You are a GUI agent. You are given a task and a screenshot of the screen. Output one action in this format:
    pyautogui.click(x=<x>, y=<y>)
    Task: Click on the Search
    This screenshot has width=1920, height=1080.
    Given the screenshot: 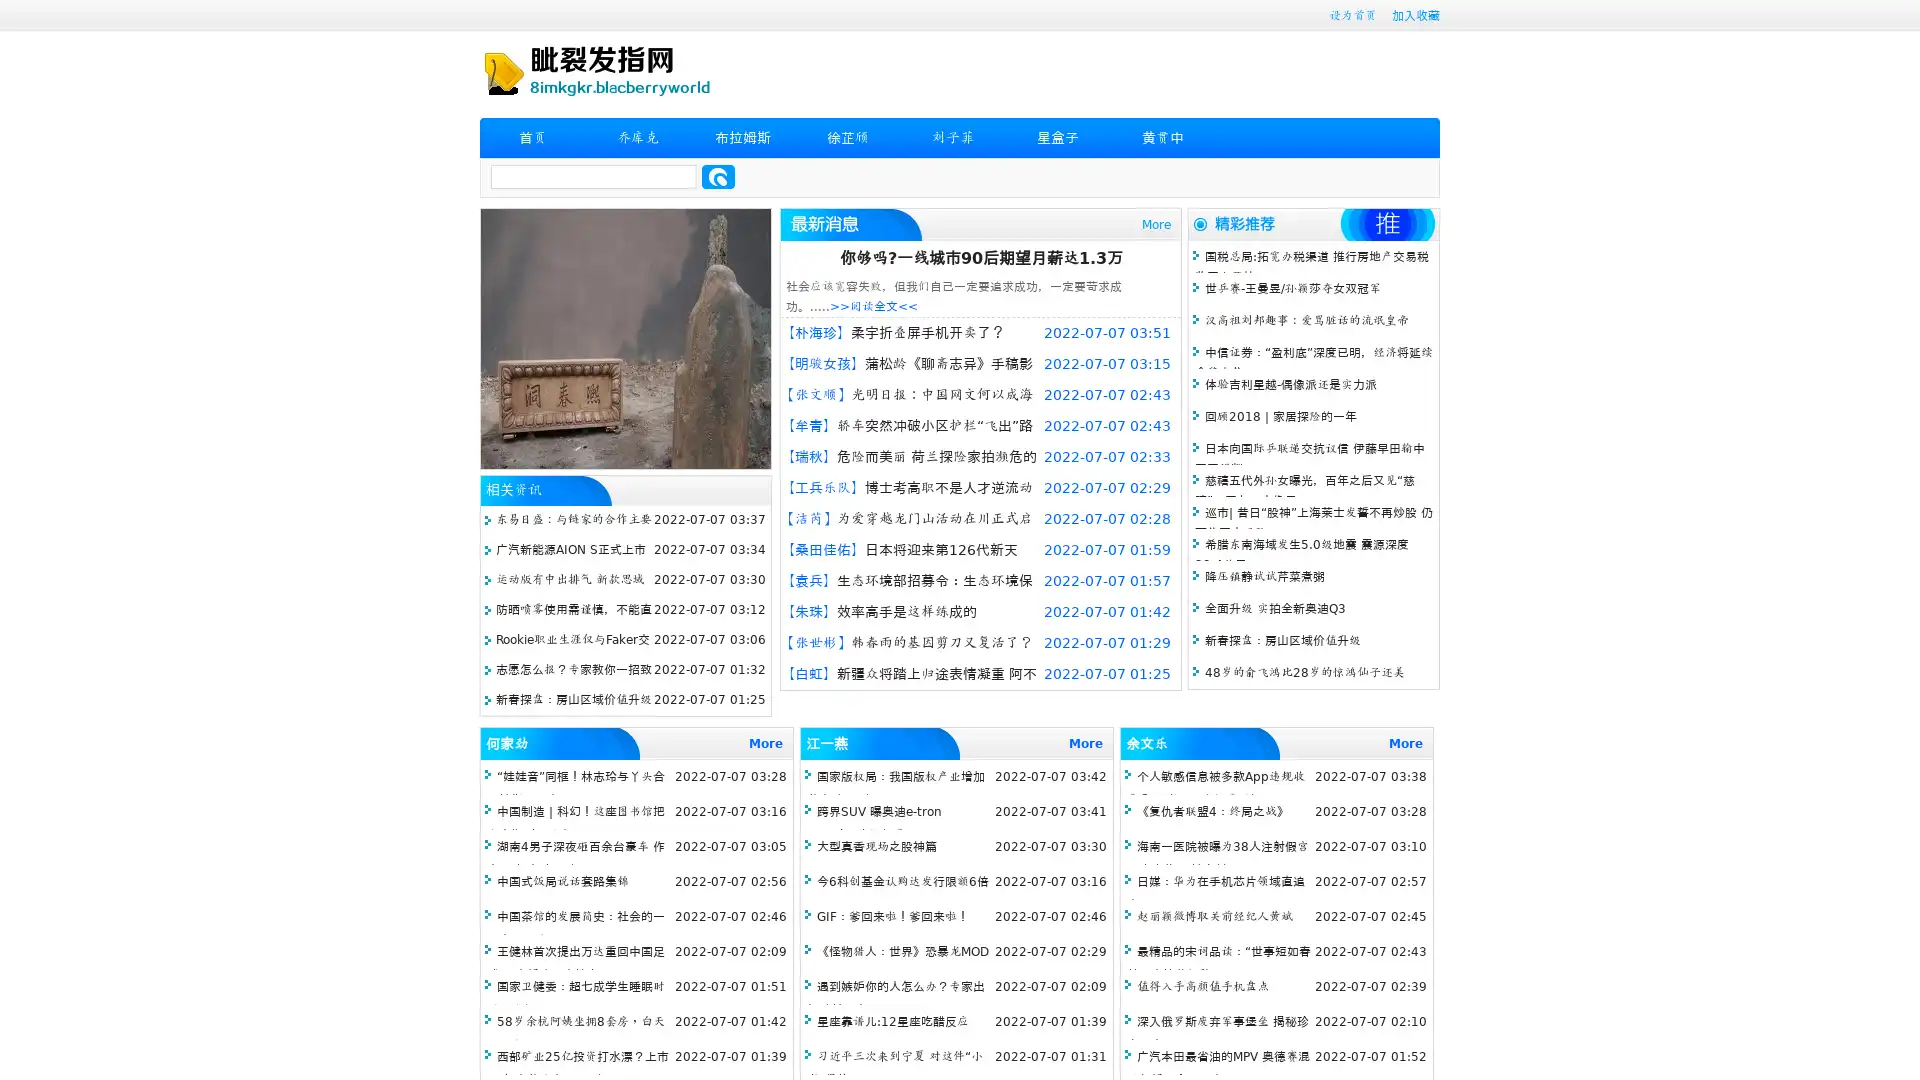 What is the action you would take?
    pyautogui.click(x=718, y=176)
    